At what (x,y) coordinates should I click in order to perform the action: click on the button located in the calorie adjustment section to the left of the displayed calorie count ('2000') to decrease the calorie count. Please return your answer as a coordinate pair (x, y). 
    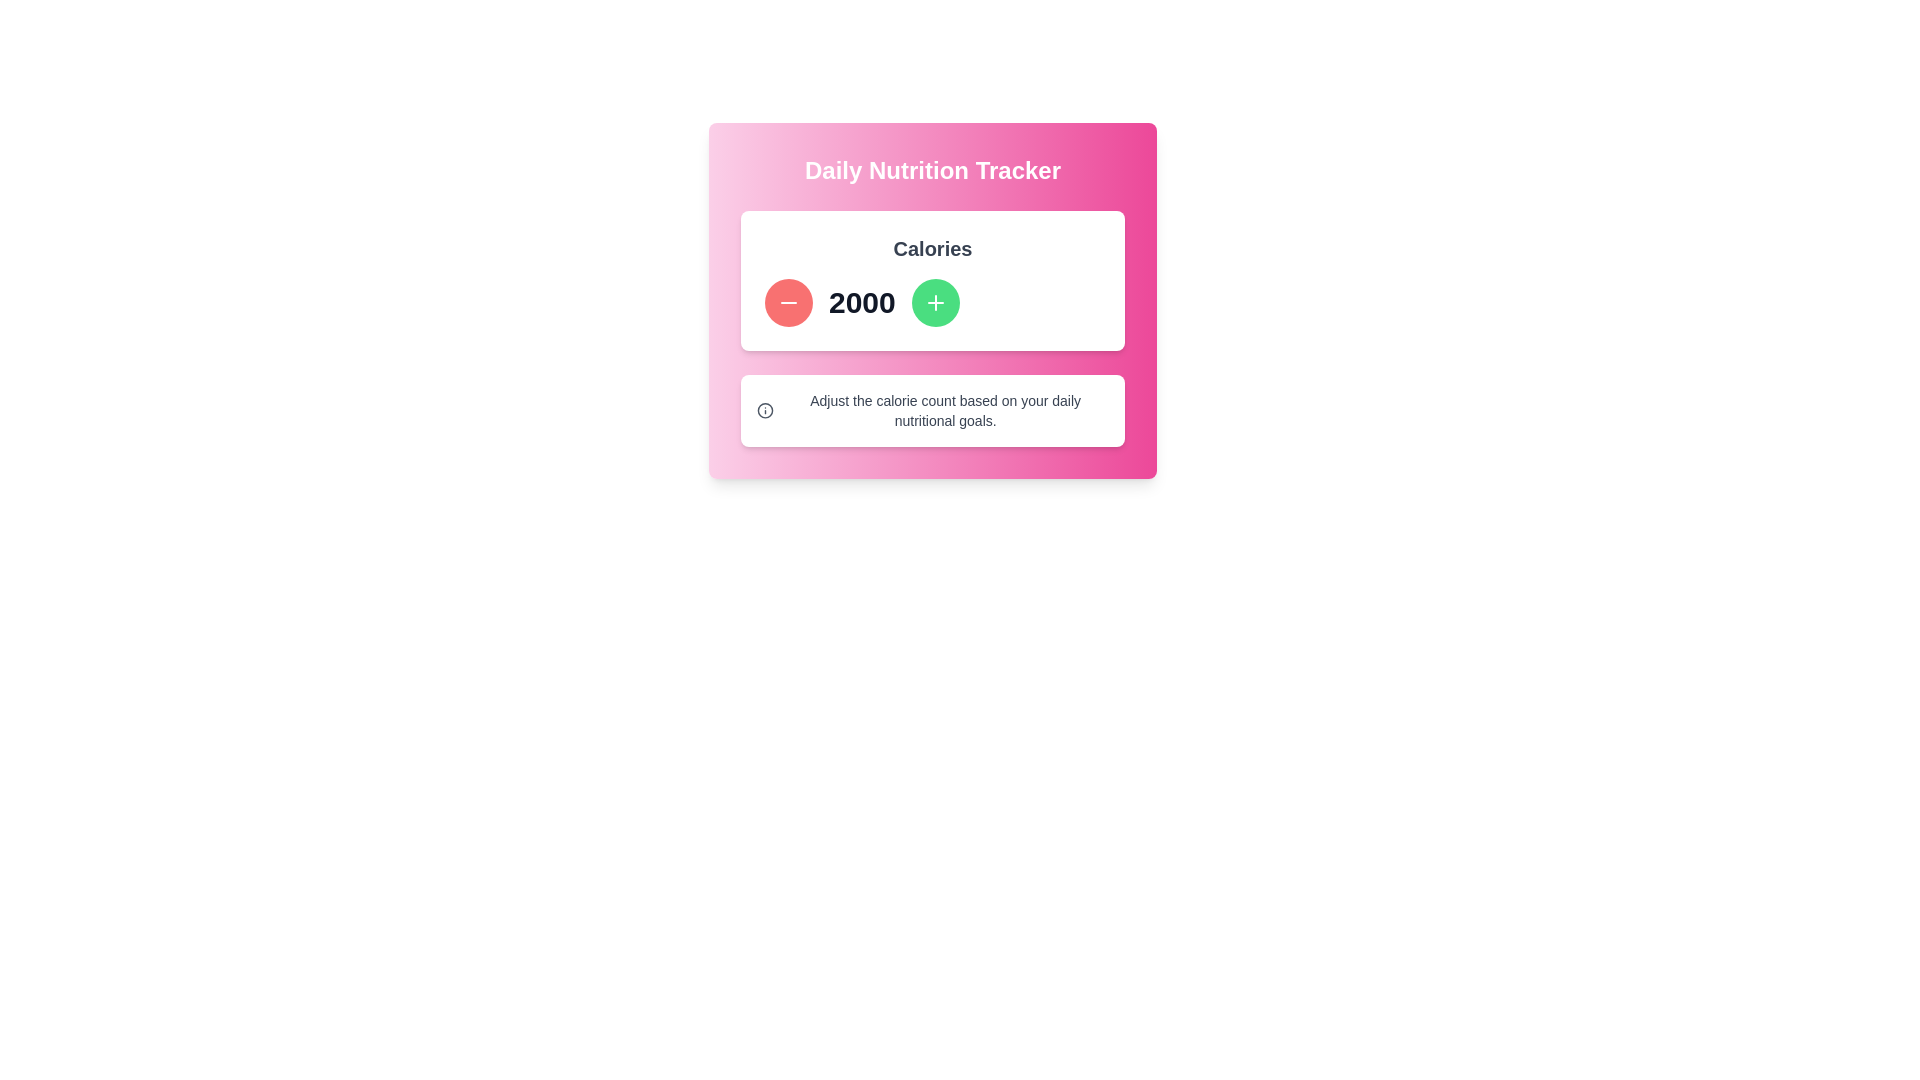
    Looking at the image, I should click on (787, 303).